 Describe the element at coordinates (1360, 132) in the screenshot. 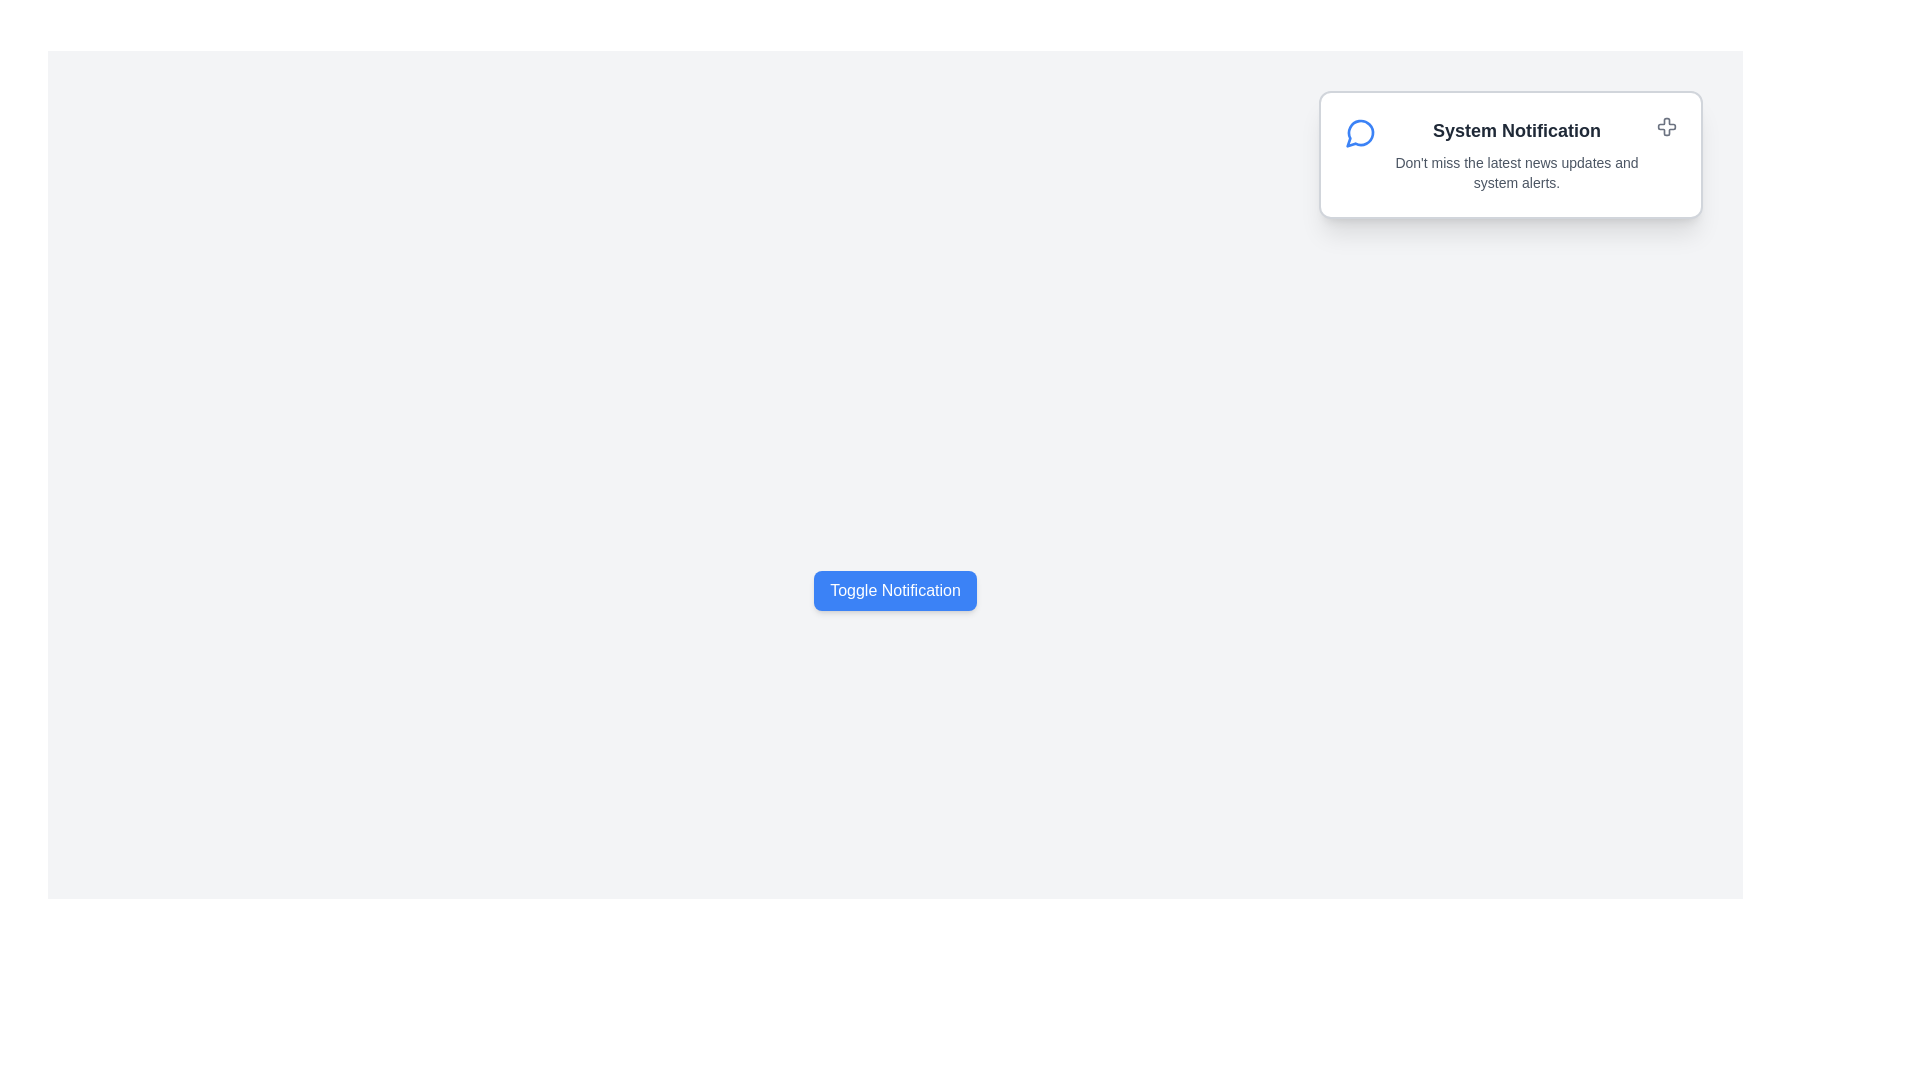

I see `the SVG-based notification icon located to the far left of the 'System Notification' text heading` at that location.